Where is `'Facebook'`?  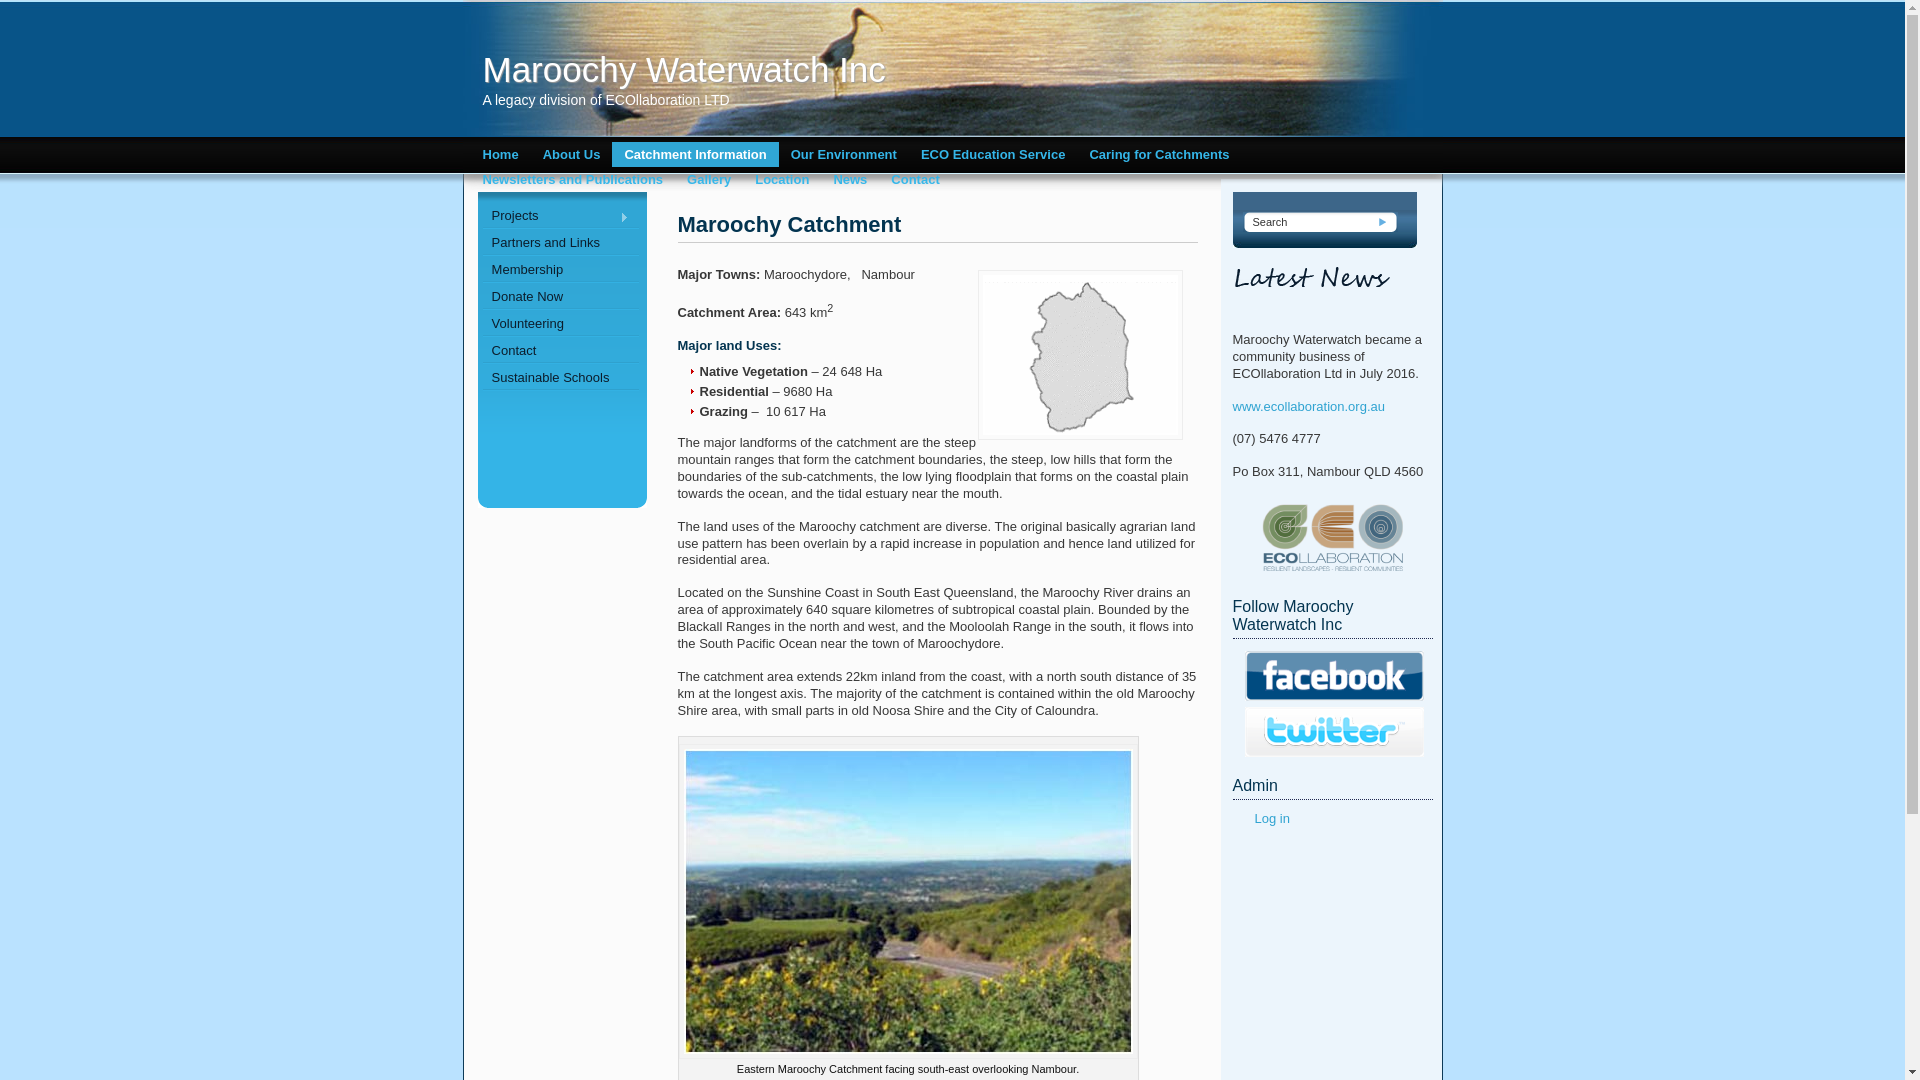
'Facebook' is located at coordinates (1334, 675).